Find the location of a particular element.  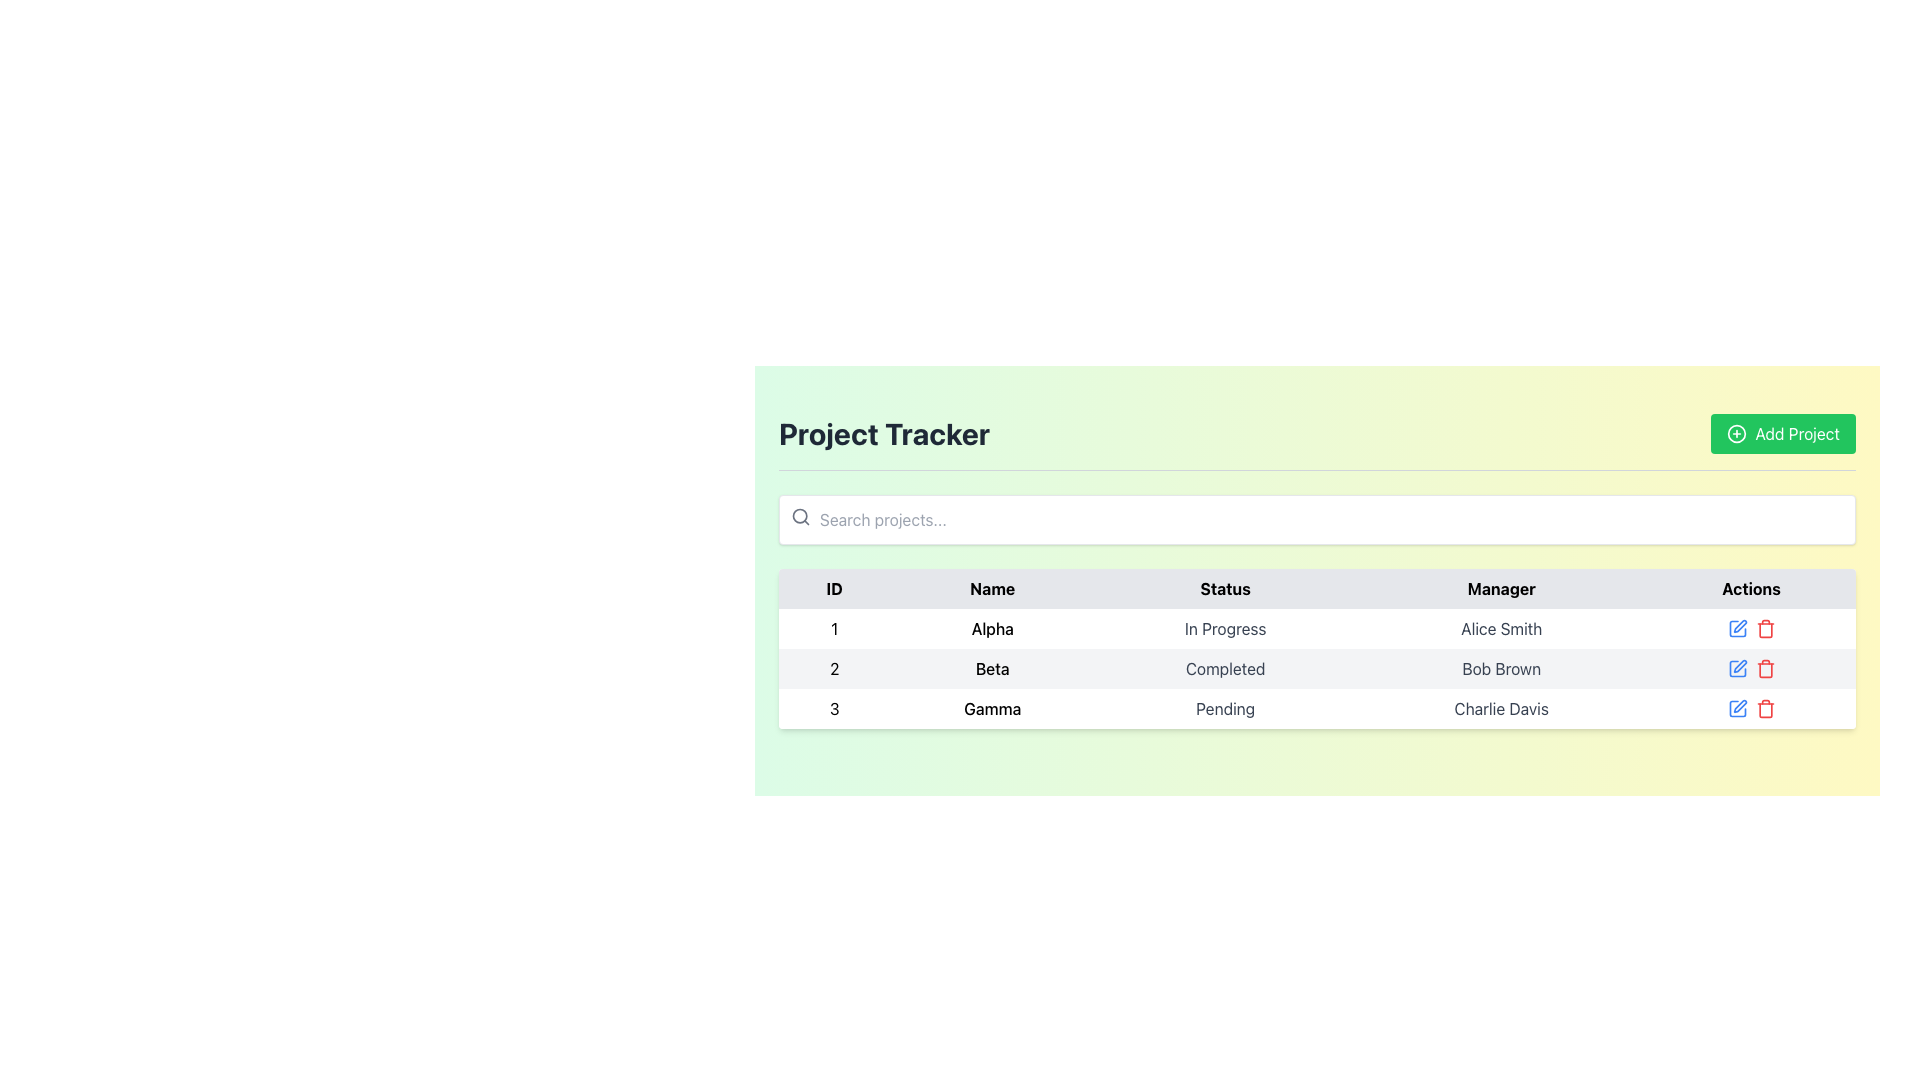

the text label displaying 'Bob Brown' in the 'Manager' column of the second project's row in the table is located at coordinates (1501, 668).